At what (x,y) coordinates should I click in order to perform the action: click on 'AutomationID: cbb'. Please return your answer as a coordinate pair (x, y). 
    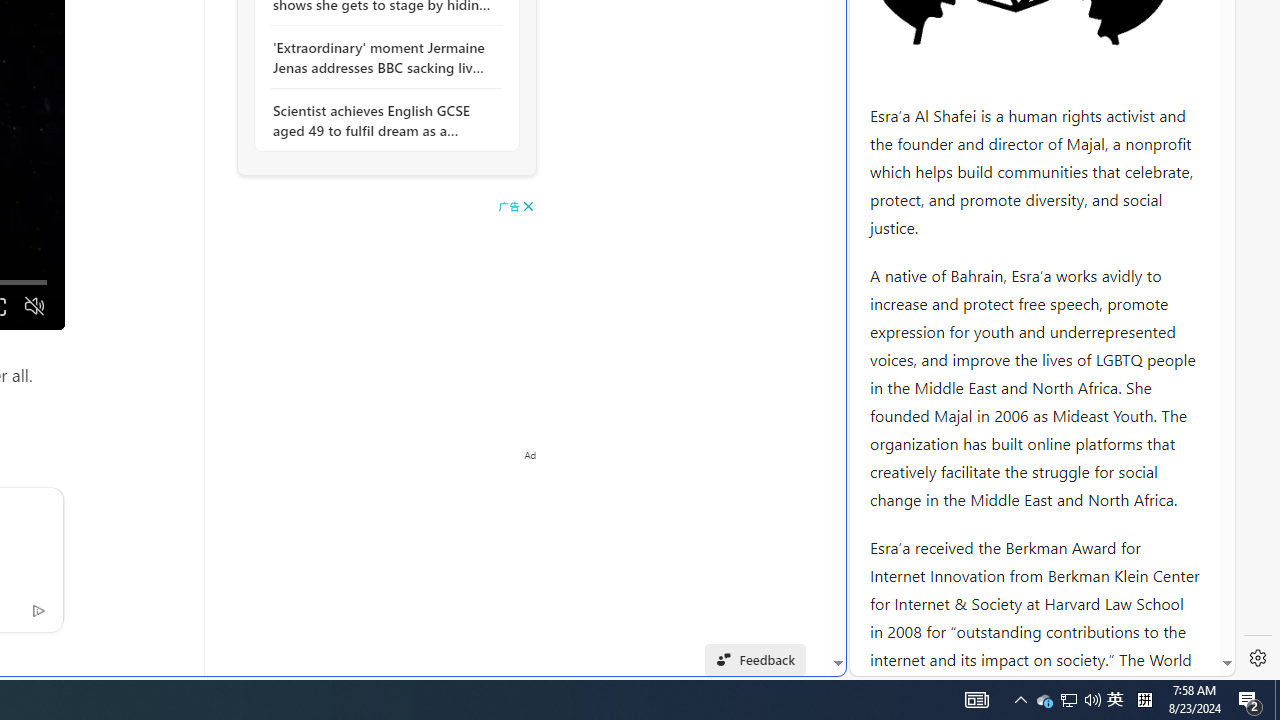
    Looking at the image, I should click on (528, 206).